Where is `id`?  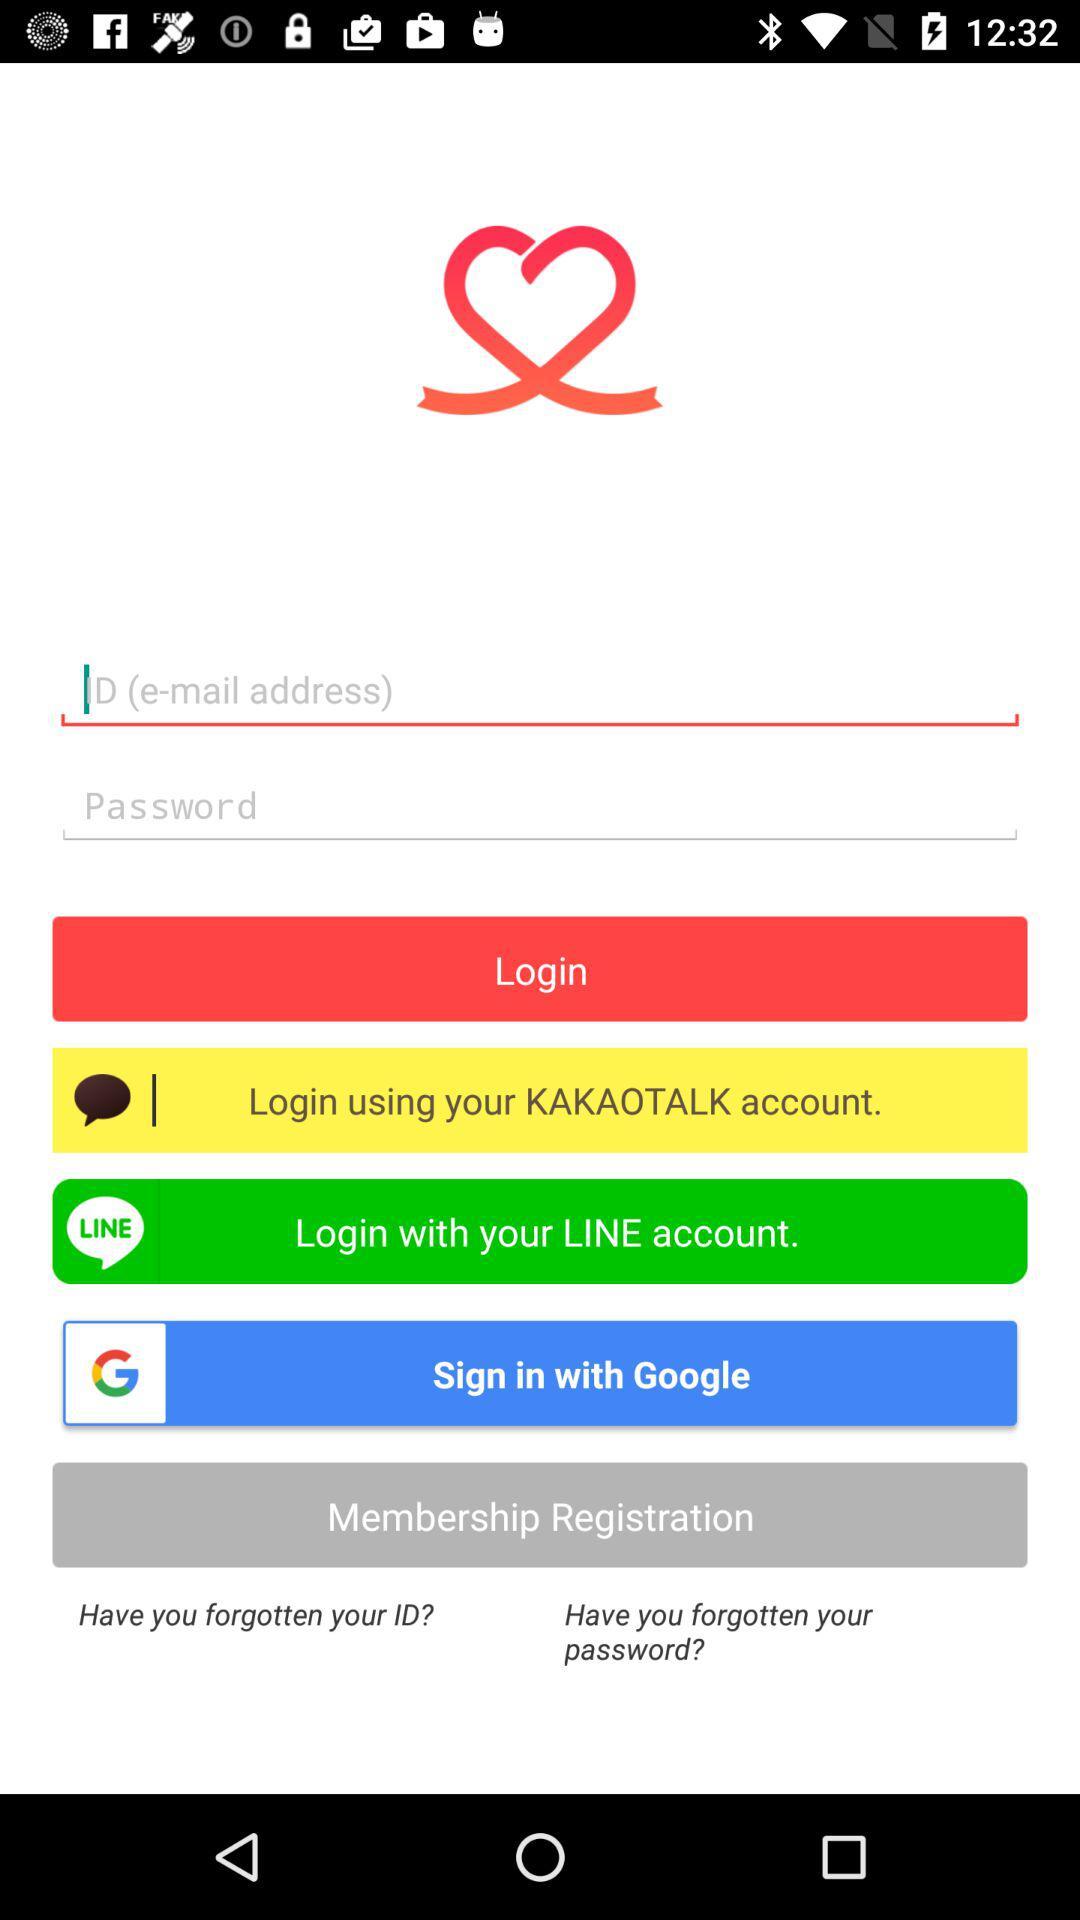
id is located at coordinates (540, 690).